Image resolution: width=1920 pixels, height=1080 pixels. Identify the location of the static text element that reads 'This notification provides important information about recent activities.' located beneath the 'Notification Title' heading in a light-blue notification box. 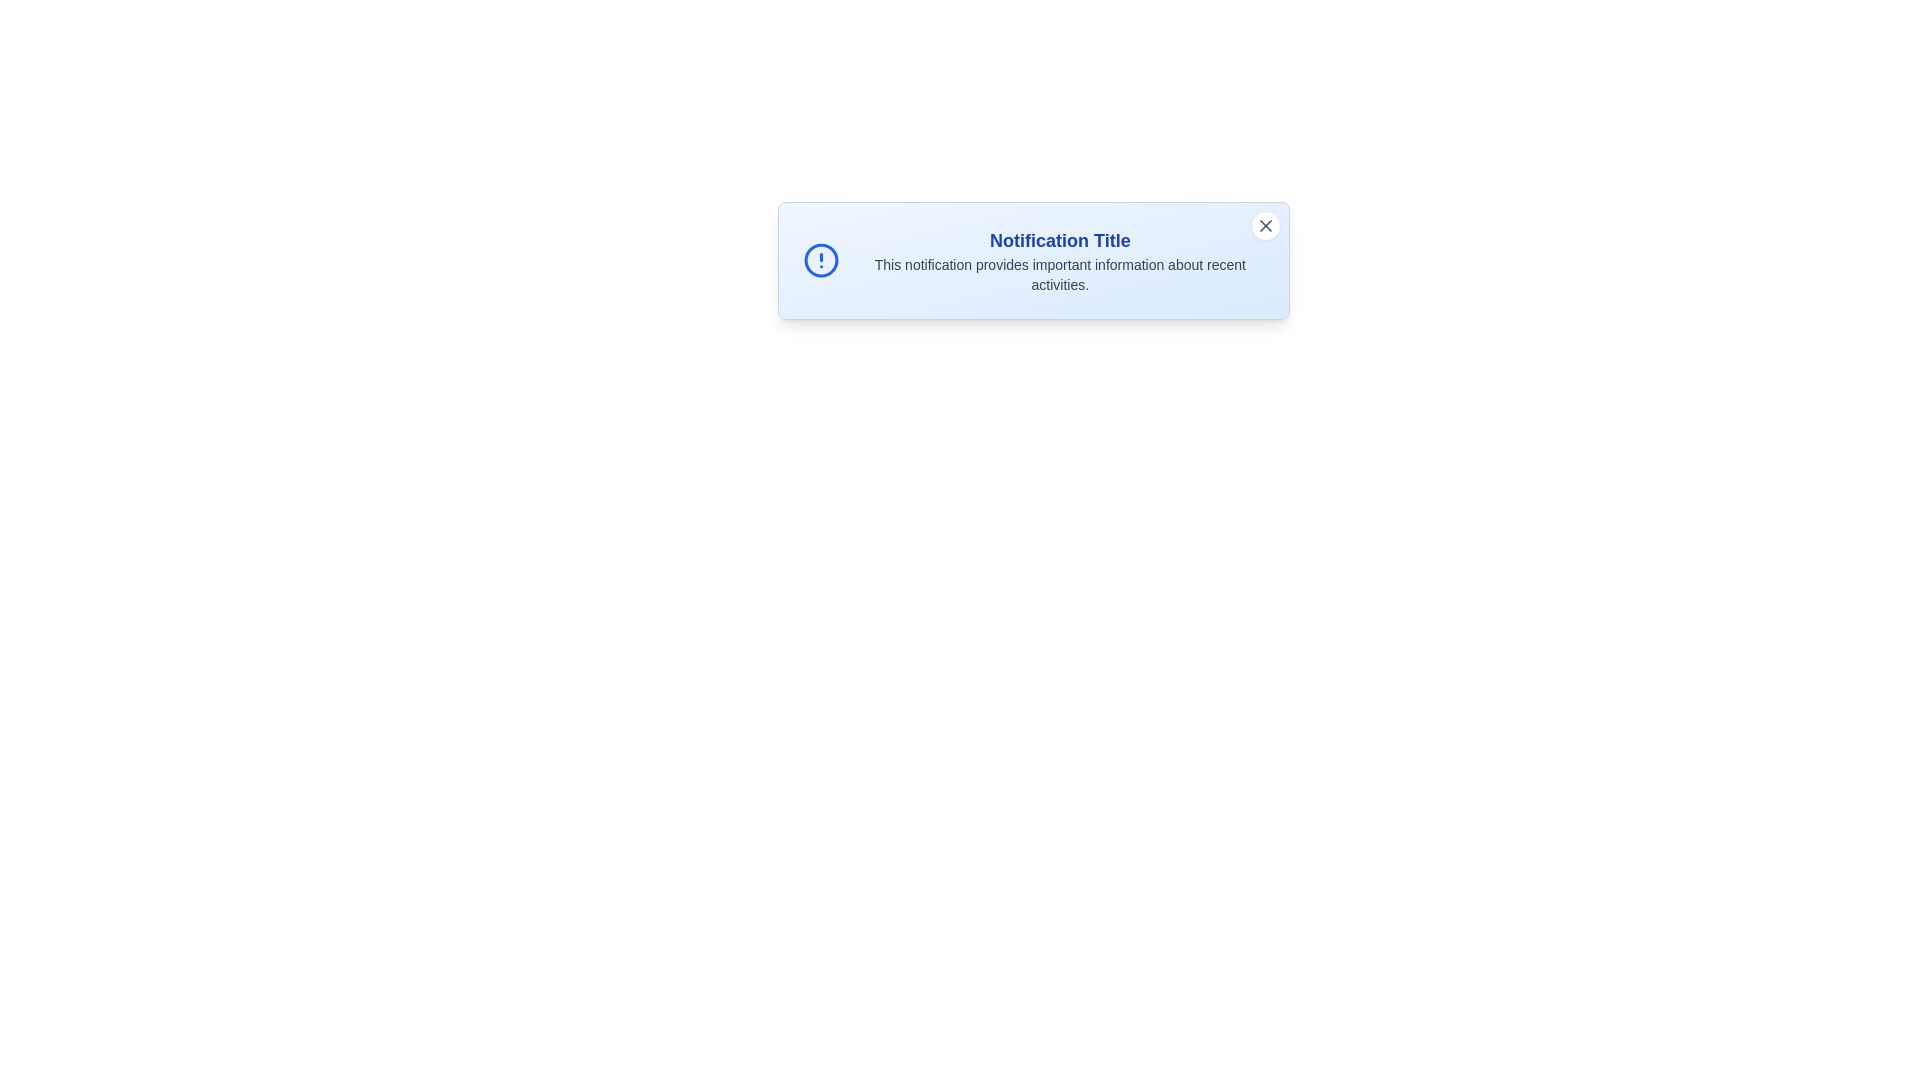
(1059, 274).